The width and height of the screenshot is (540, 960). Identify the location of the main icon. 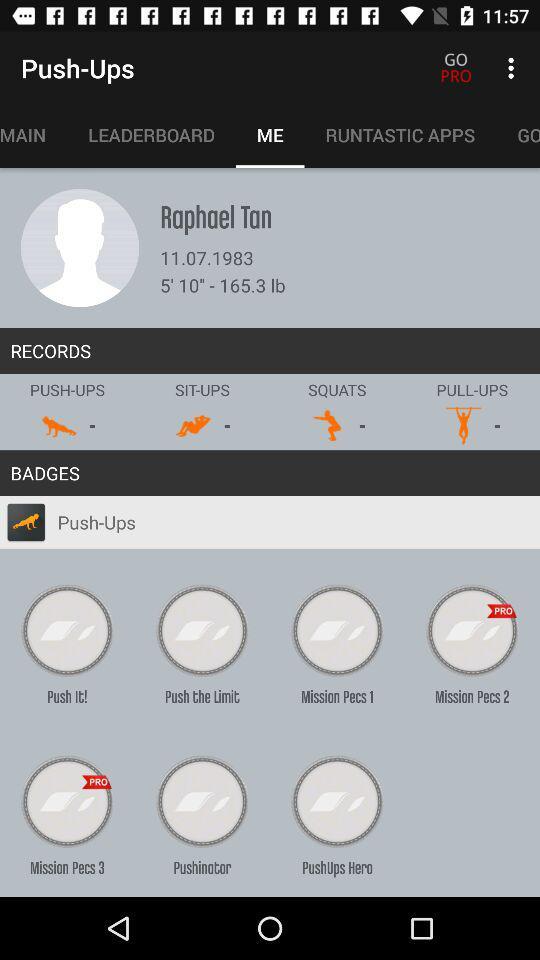
(32, 134).